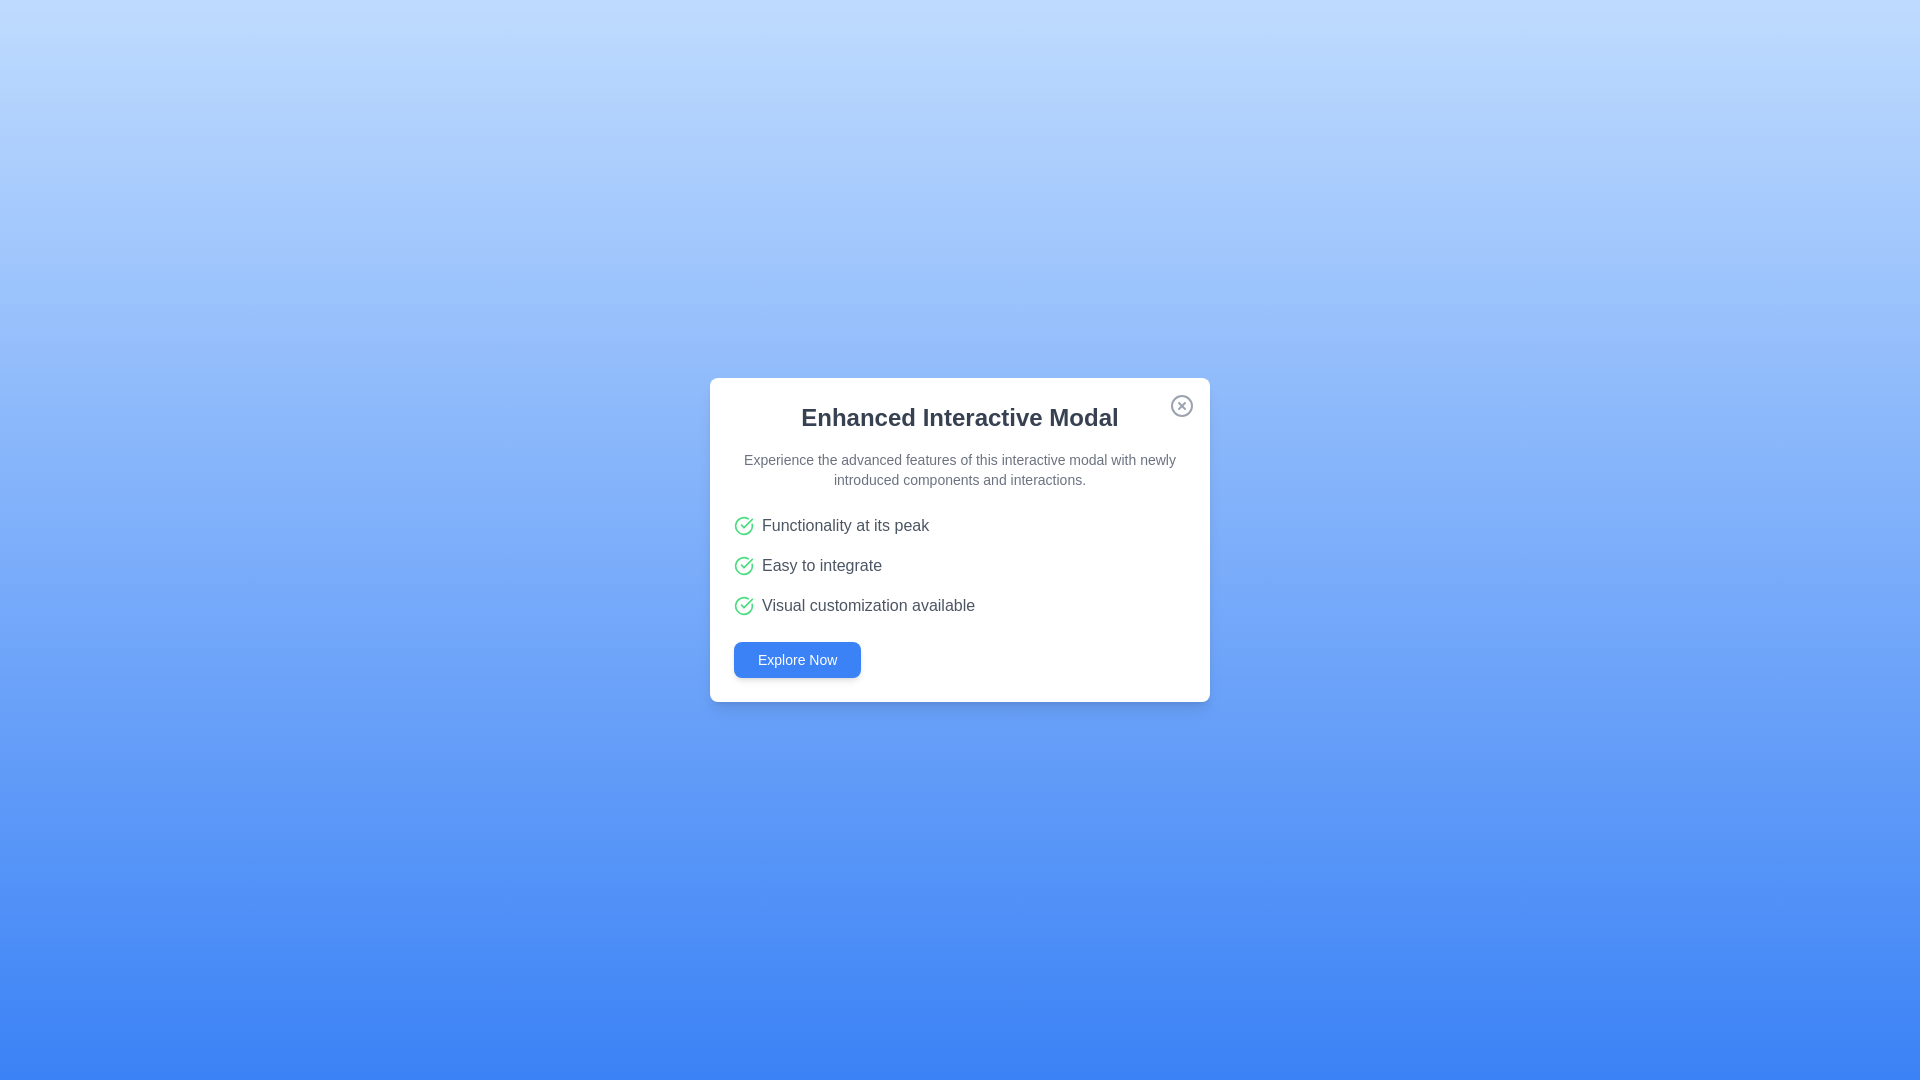 The image size is (1920, 1080). What do you see at coordinates (960, 470) in the screenshot?
I see `the informational text block that provides a brief description and introduction to the features of the modal, located below the title 'Enhanced Interactive Modal.'` at bounding box center [960, 470].